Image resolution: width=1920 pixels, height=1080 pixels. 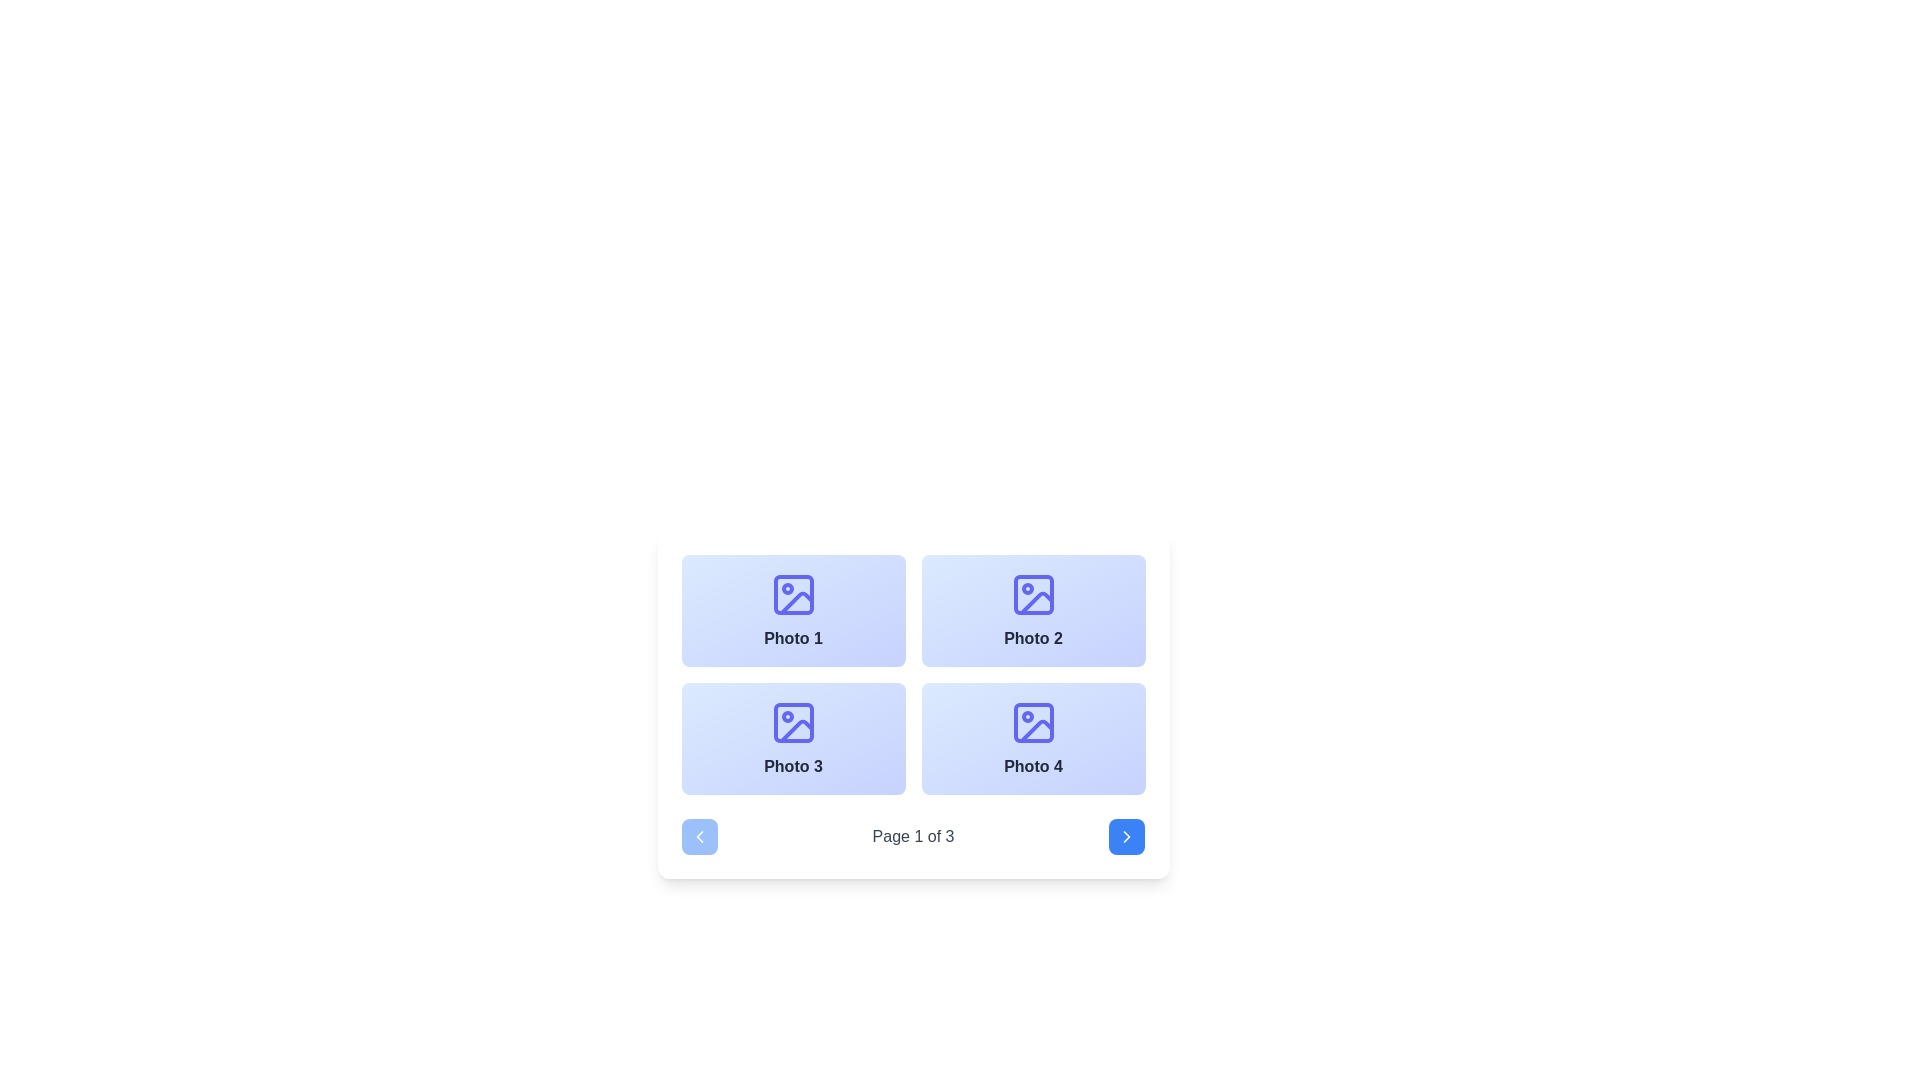 What do you see at coordinates (1033, 722) in the screenshot?
I see `the icon with a blue outline representing an image, located in the bottom-right corner of the grid layout for 'Photo 4'` at bounding box center [1033, 722].